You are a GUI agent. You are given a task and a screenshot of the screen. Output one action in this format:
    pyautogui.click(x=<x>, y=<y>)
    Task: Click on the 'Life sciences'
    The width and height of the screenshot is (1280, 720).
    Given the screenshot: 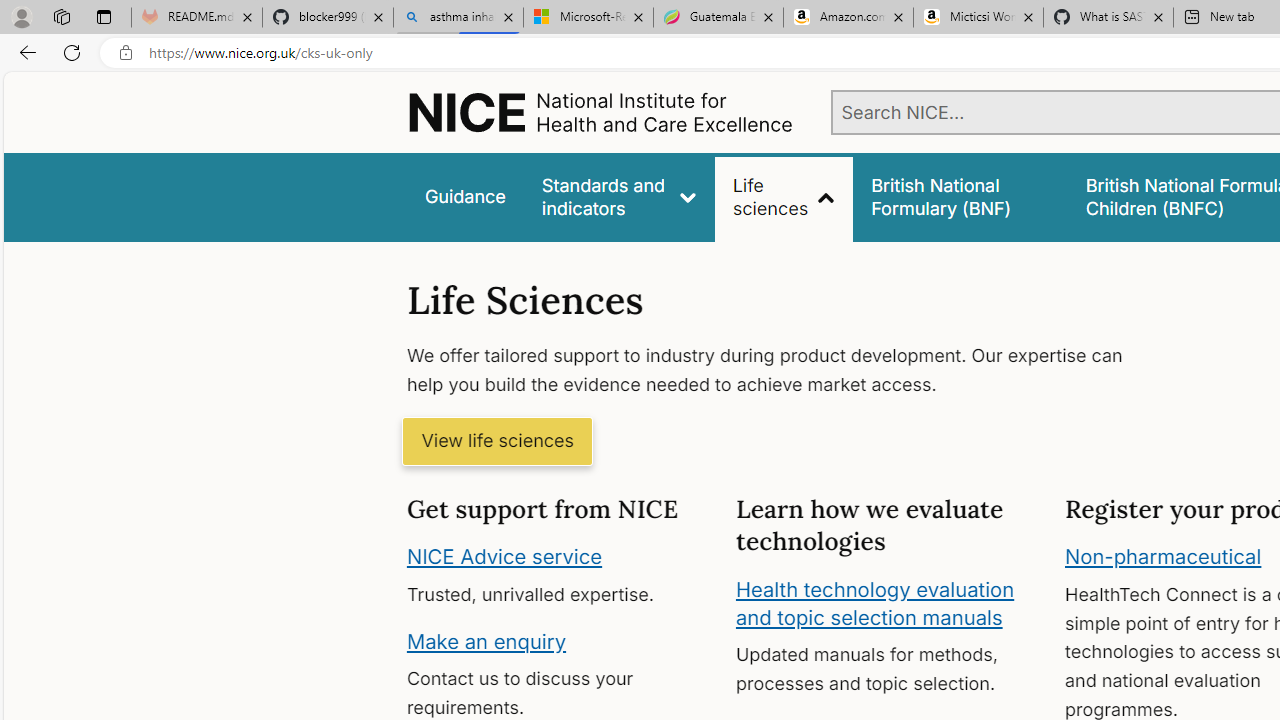 What is the action you would take?
    pyautogui.click(x=783, y=197)
    